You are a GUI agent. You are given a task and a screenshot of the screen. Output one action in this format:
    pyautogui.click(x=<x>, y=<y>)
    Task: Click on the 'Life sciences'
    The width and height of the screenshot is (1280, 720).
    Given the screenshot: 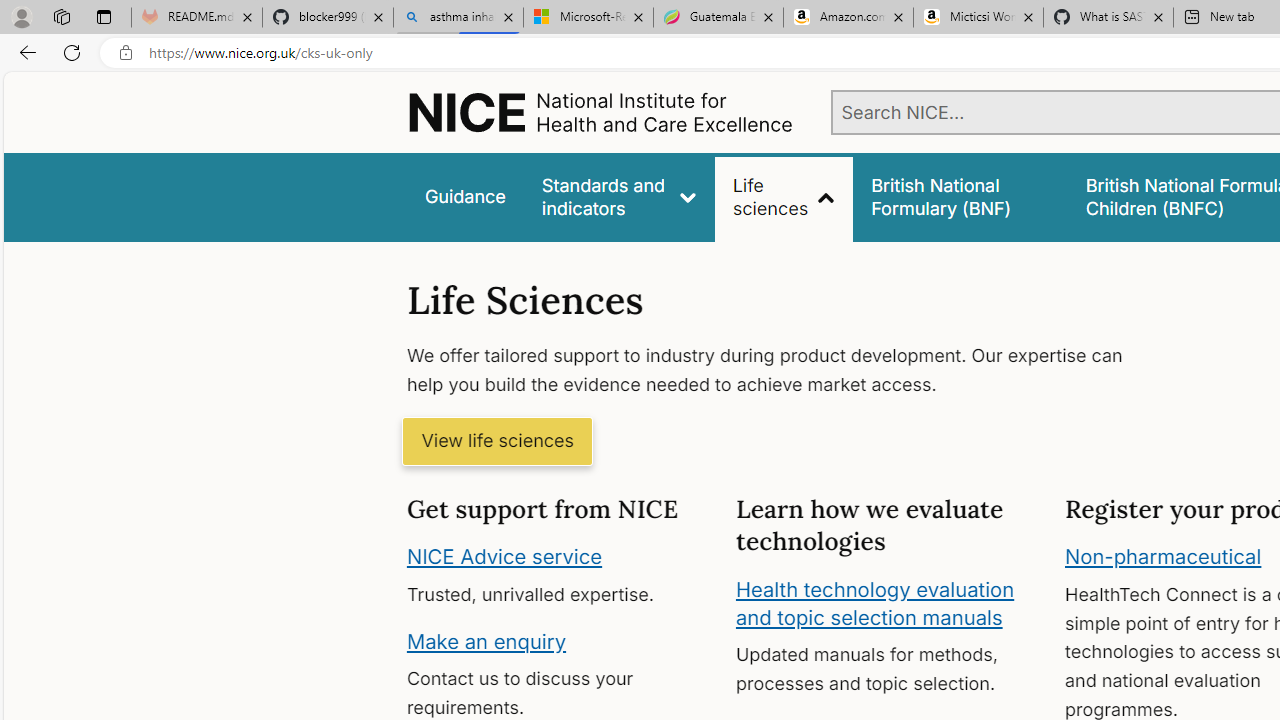 What is the action you would take?
    pyautogui.click(x=783, y=197)
    